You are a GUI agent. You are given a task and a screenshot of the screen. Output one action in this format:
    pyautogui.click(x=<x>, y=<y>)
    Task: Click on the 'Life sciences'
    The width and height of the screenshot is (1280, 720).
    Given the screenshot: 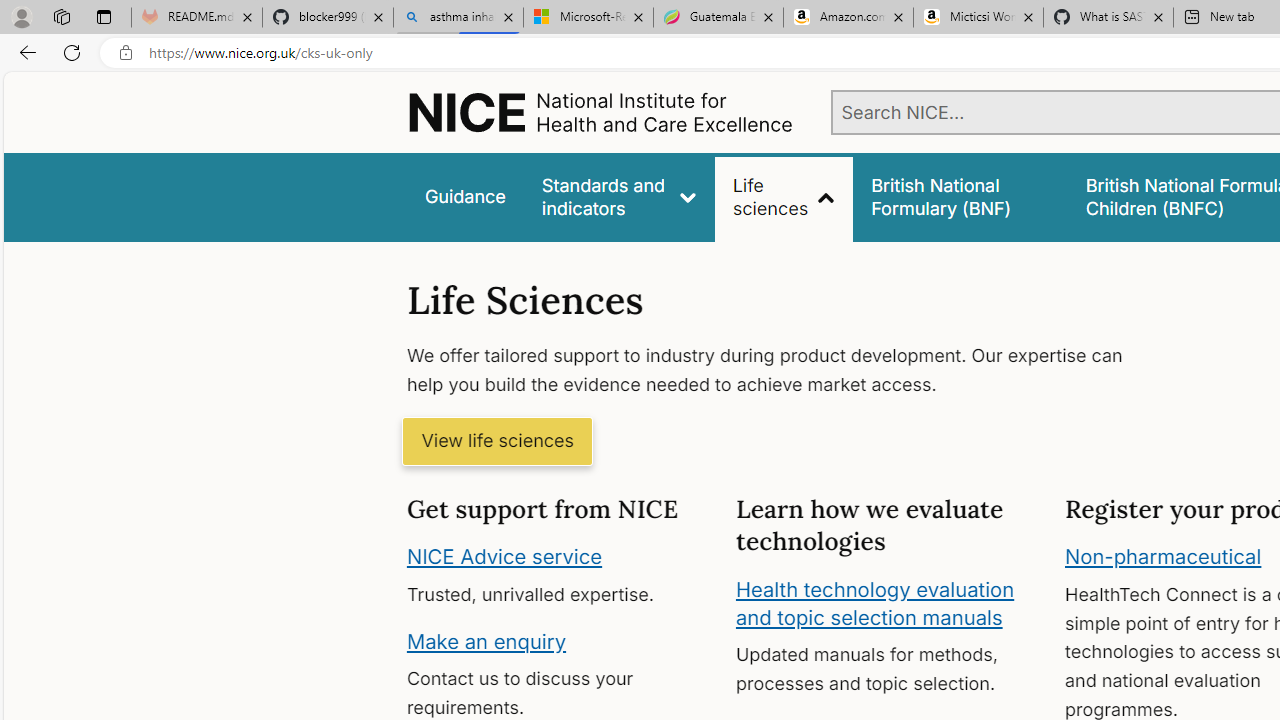 What is the action you would take?
    pyautogui.click(x=783, y=197)
    